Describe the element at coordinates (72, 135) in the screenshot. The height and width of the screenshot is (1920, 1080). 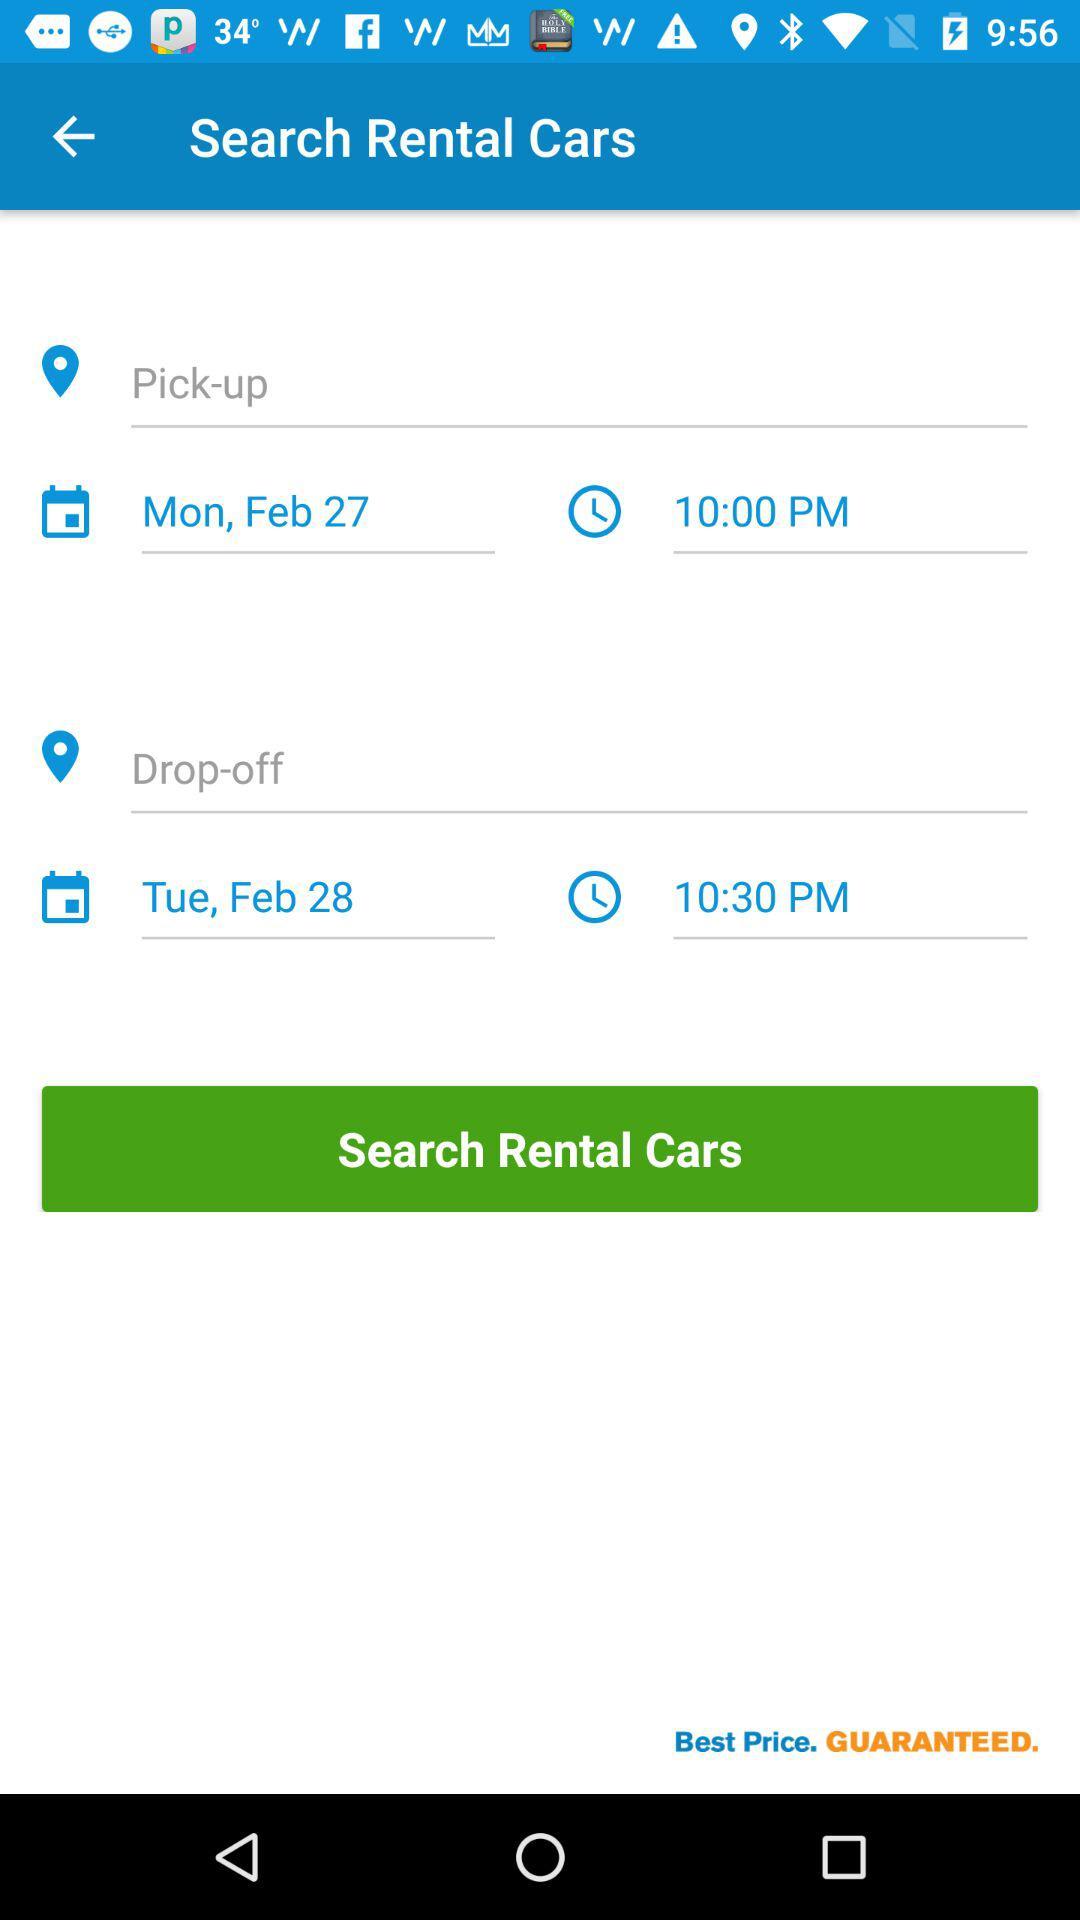
I see `item to the left of search rental cars icon` at that location.